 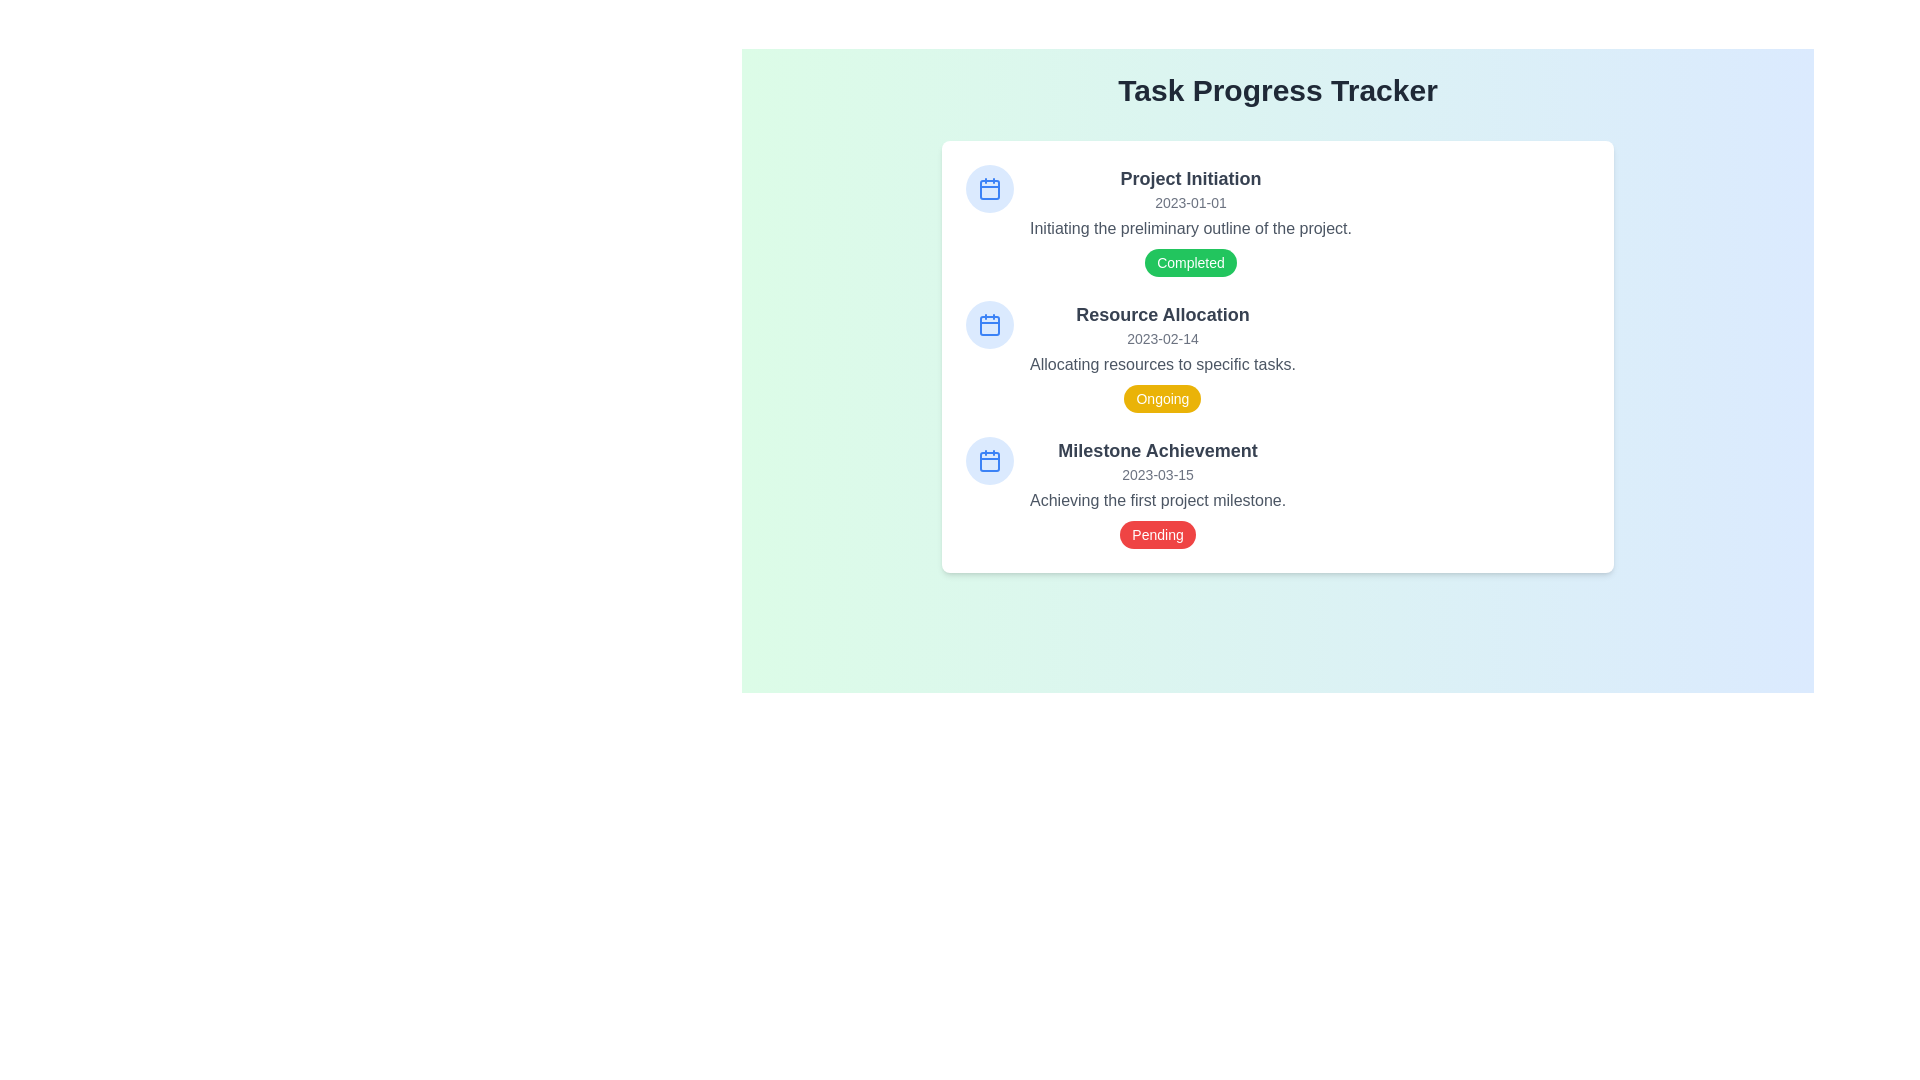 What do you see at coordinates (989, 461) in the screenshot?
I see `the calendar icon button in the 'Milestone Achievement' section, which is the leftmost icon in a vertical list of milestones` at bounding box center [989, 461].